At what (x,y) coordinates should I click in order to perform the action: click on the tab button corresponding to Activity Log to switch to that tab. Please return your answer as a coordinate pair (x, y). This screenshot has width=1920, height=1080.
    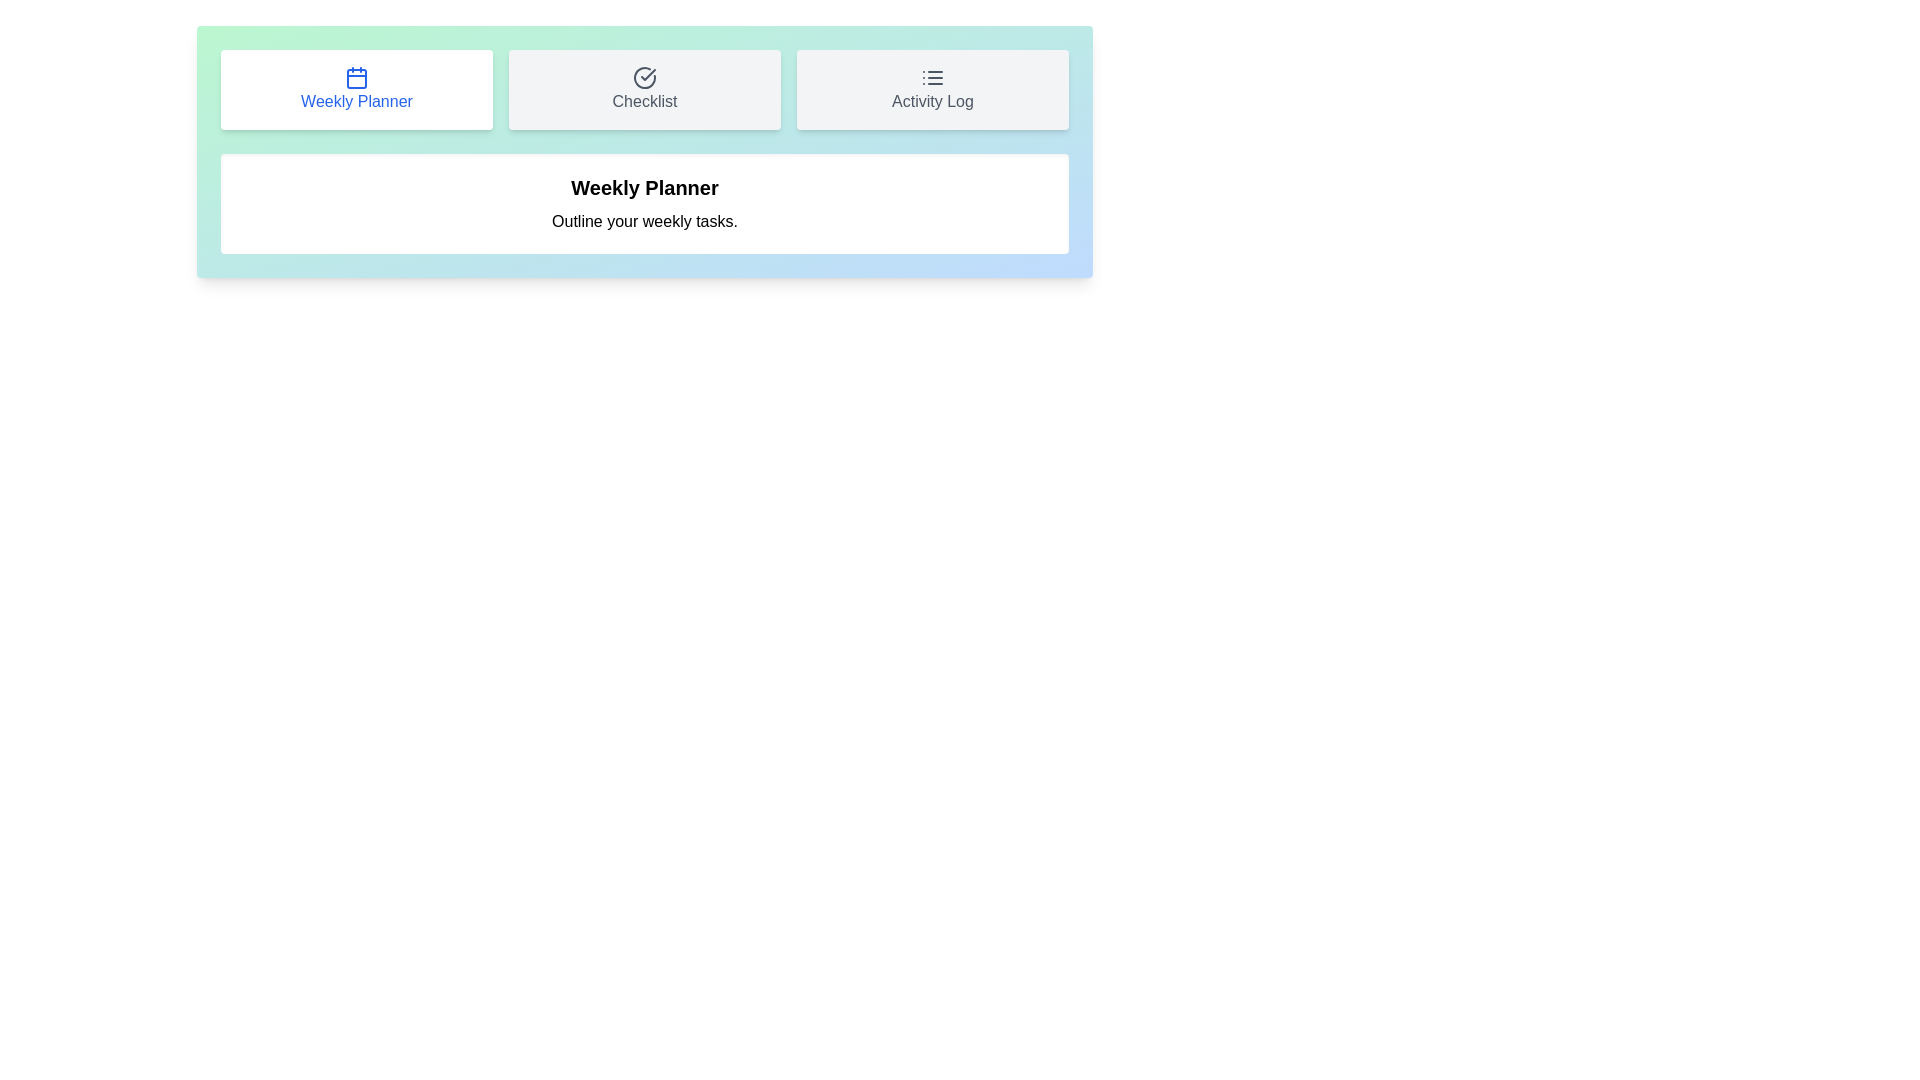
    Looking at the image, I should click on (931, 88).